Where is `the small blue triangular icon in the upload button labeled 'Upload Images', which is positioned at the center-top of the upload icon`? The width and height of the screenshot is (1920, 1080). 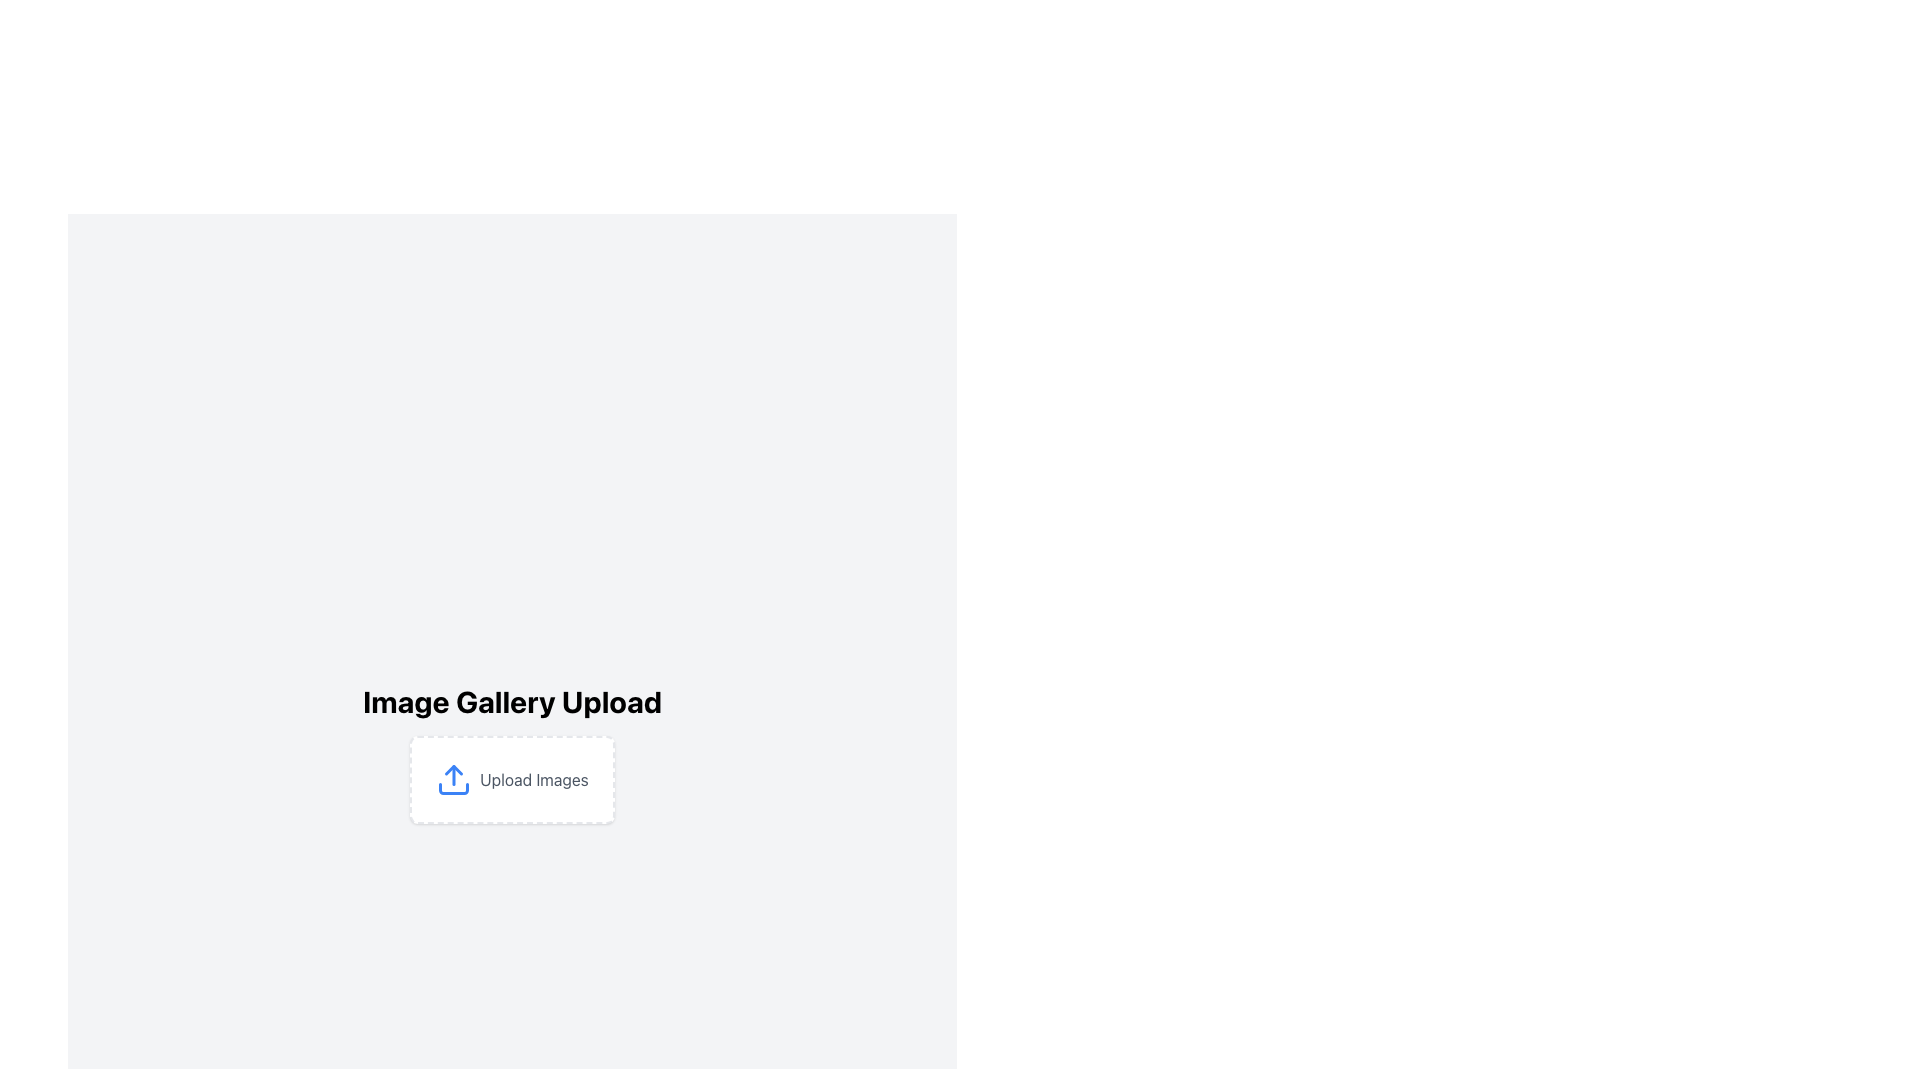
the small blue triangular icon in the upload button labeled 'Upload Images', which is positioned at the center-top of the upload icon is located at coordinates (453, 769).